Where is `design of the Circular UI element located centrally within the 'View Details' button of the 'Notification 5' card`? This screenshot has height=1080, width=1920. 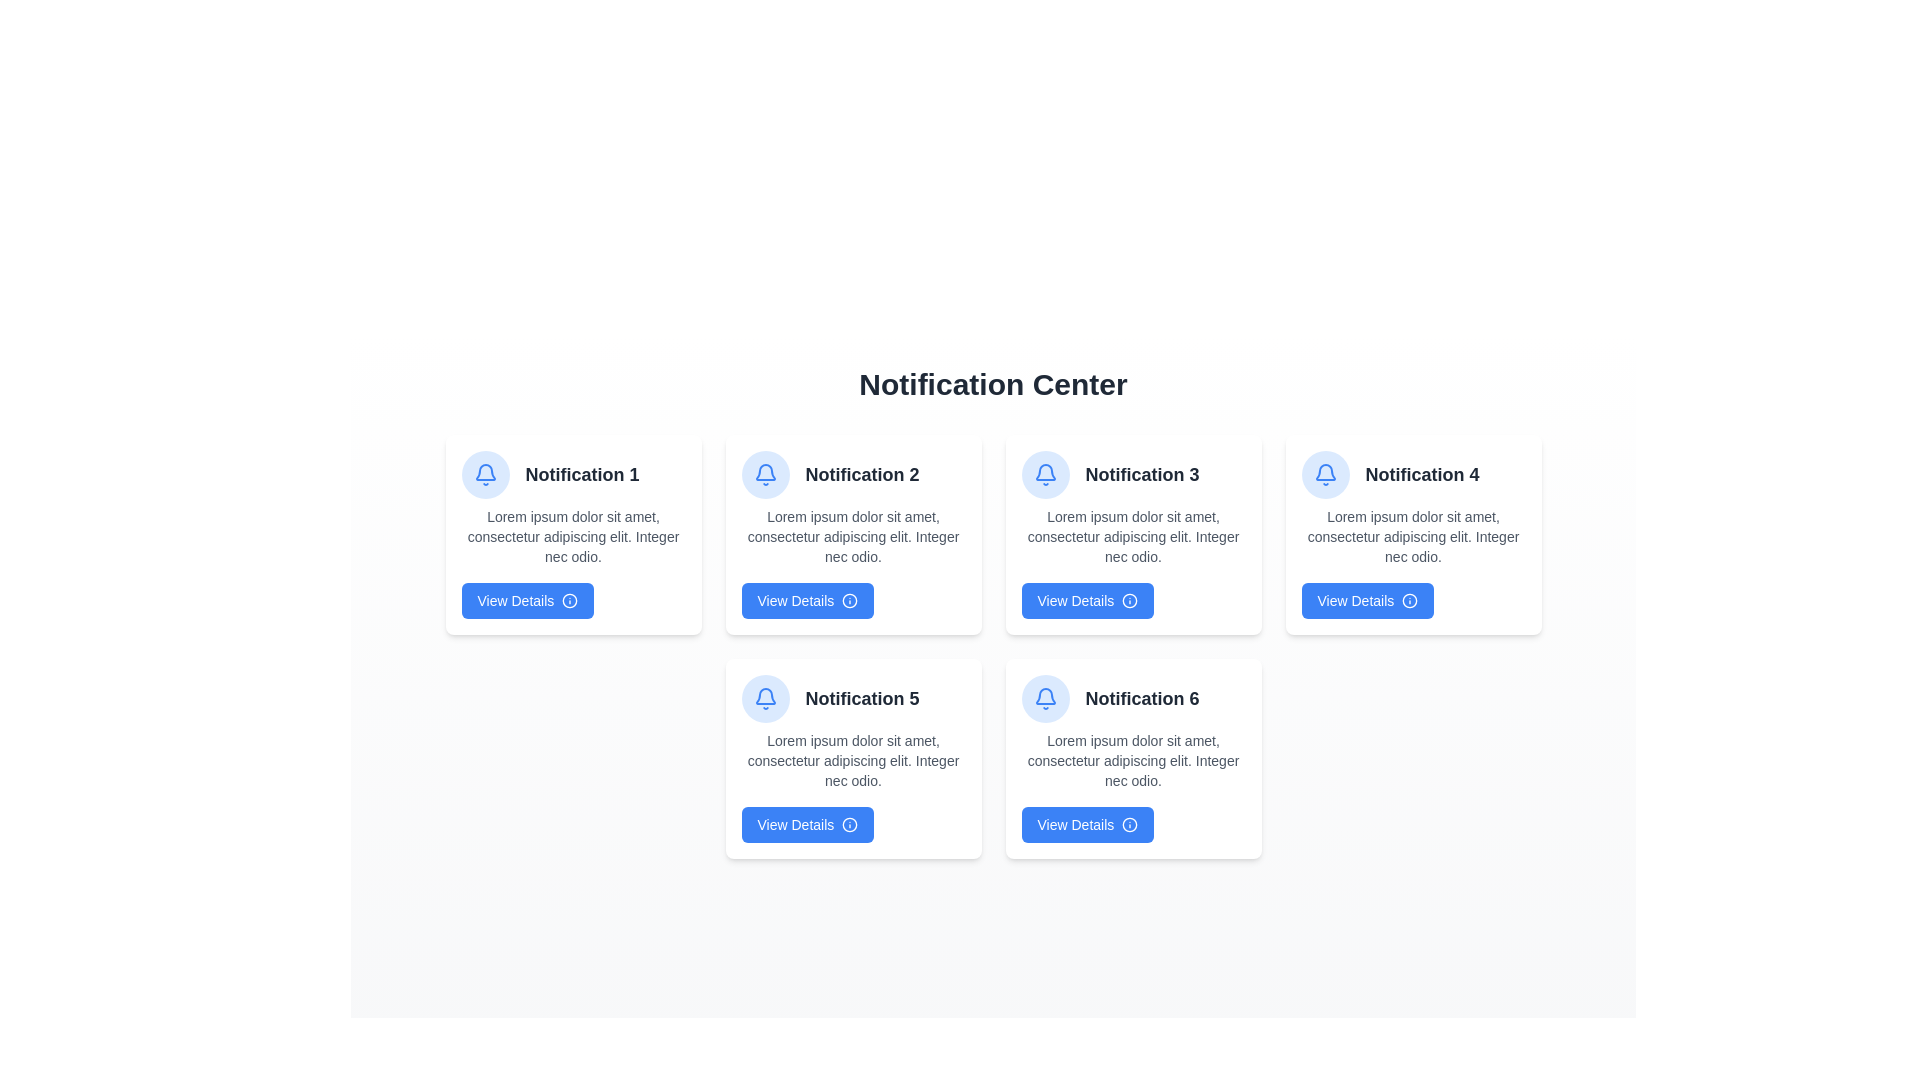
design of the Circular UI element located centrally within the 'View Details' button of the 'Notification 5' card is located at coordinates (850, 825).